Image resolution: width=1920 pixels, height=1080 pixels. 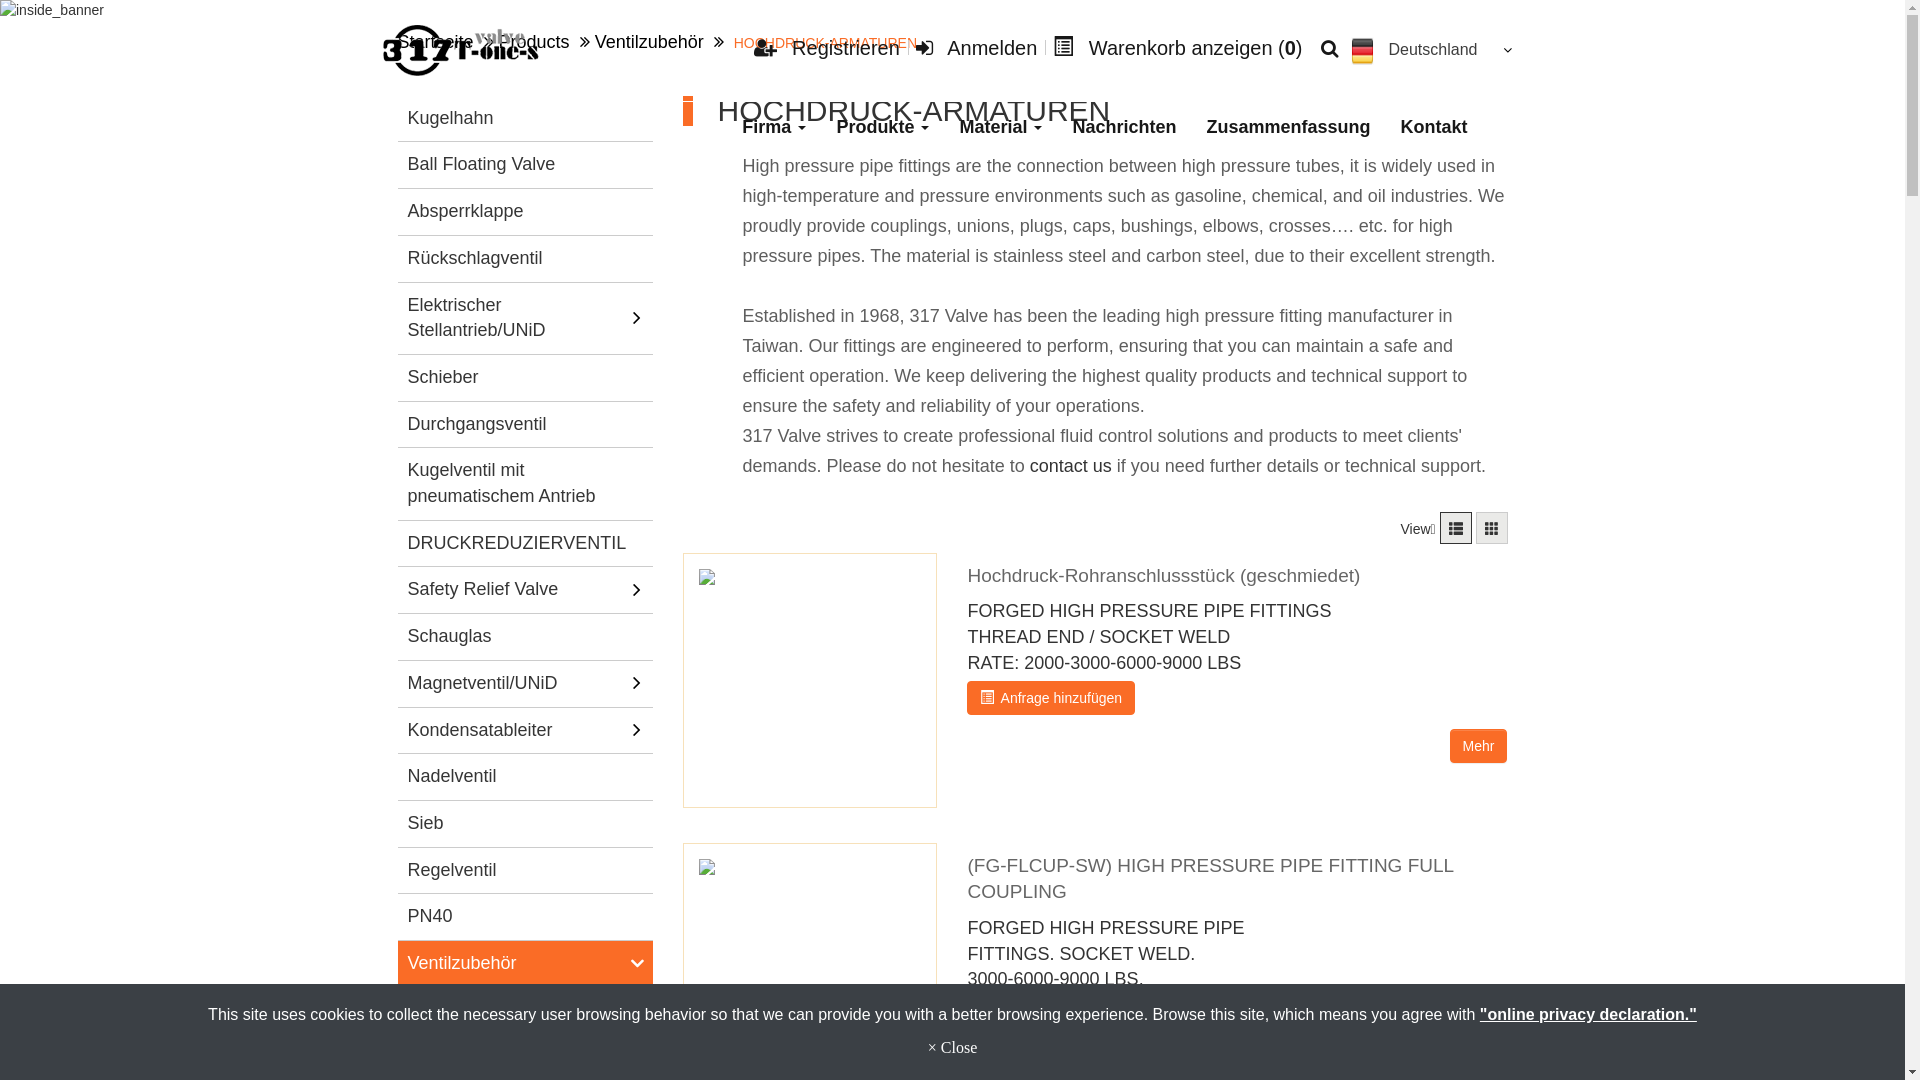 What do you see at coordinates (772, 127) in the screenshot?
I see `'Firma'` at bounding box center [772, 127].